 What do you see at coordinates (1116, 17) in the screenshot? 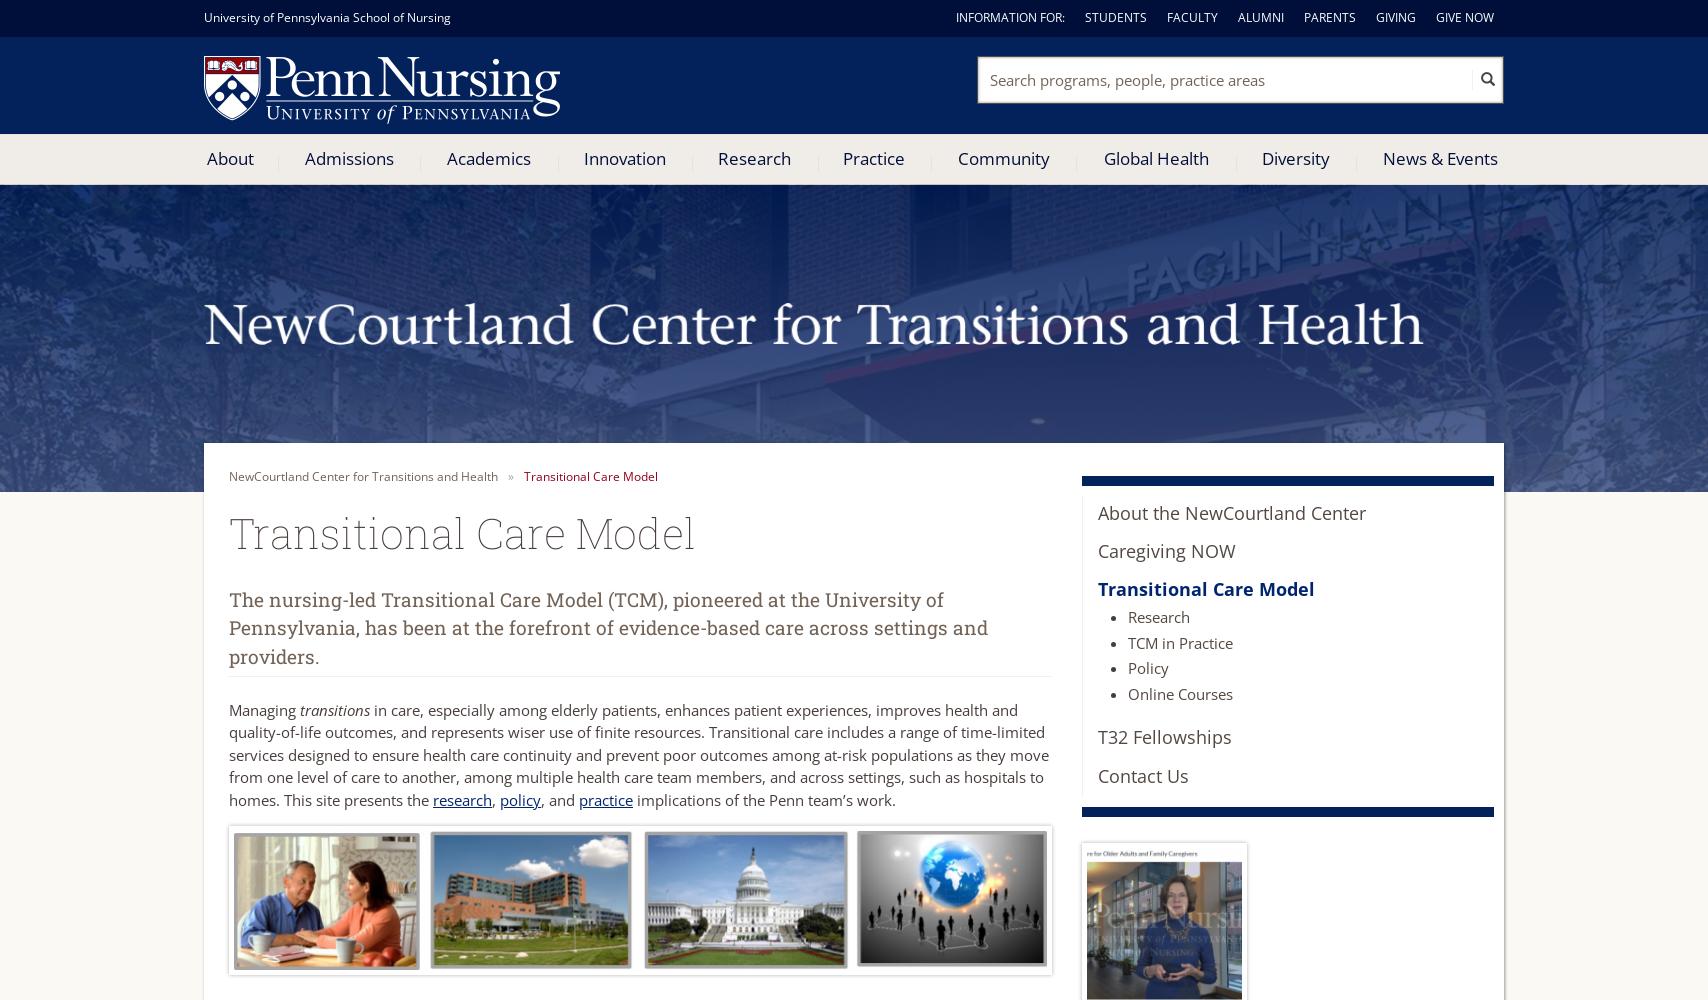
I see `'Students'` at bounding box center [1116, 17].